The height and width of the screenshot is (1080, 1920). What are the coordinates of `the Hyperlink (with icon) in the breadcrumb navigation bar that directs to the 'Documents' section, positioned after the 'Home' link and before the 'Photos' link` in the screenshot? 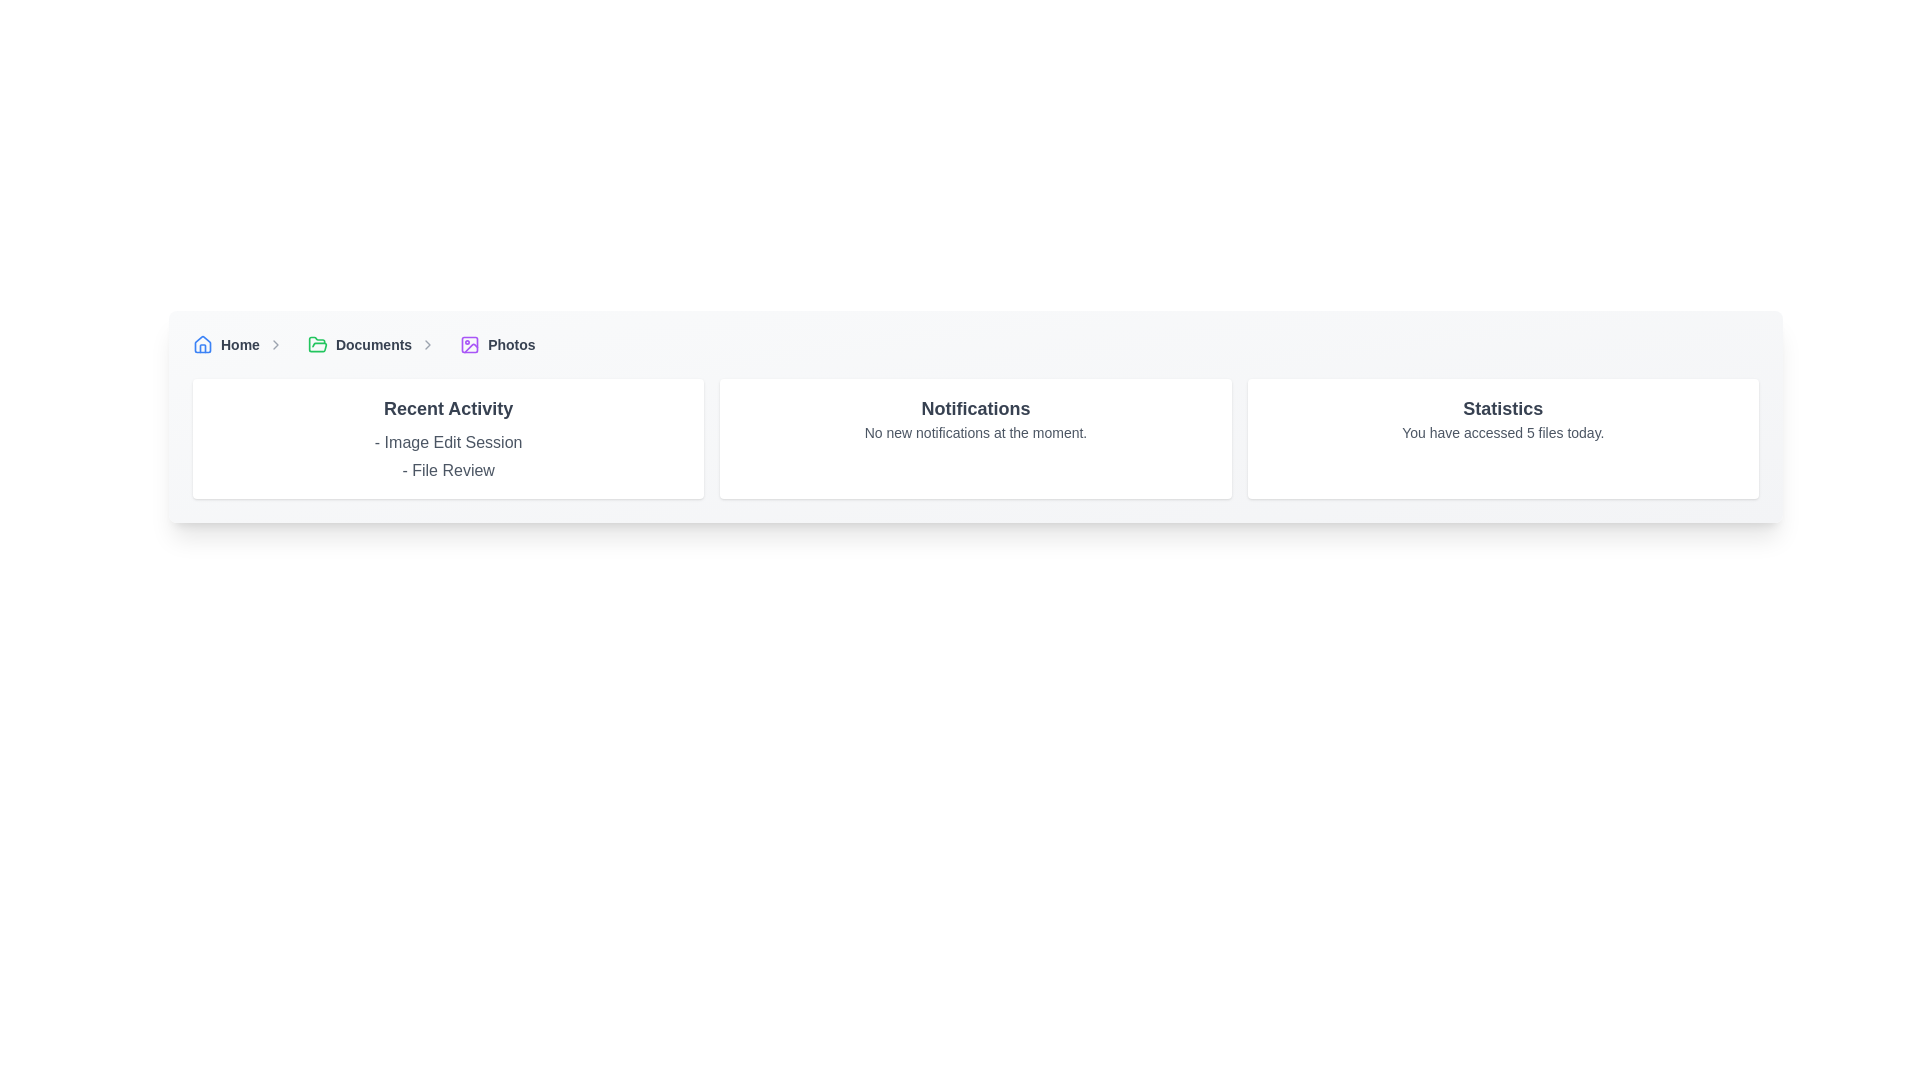 It's located at (360, 343).